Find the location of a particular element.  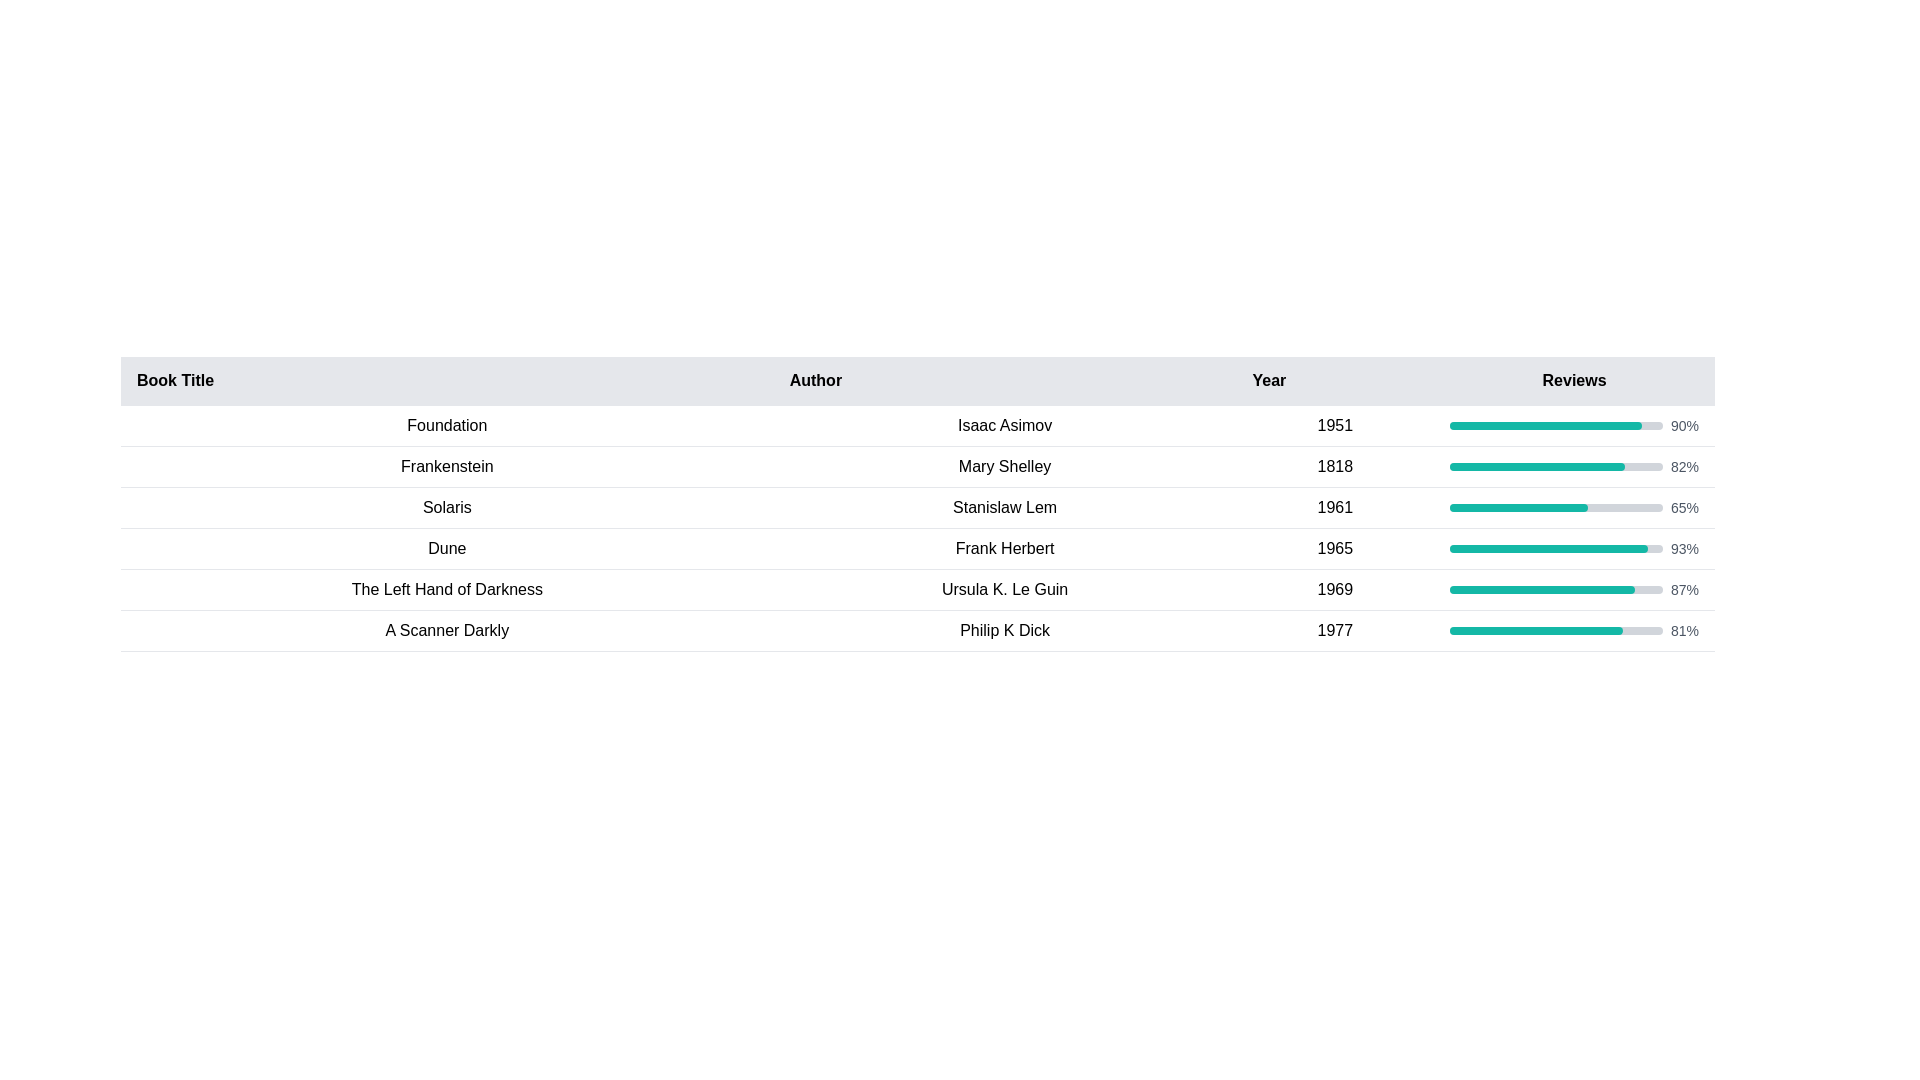

the progress bar in the 'Reviews' column that indicates the percentage of positive reviews for the book 'Frankenstein' is located at coordinates (1555, 466).